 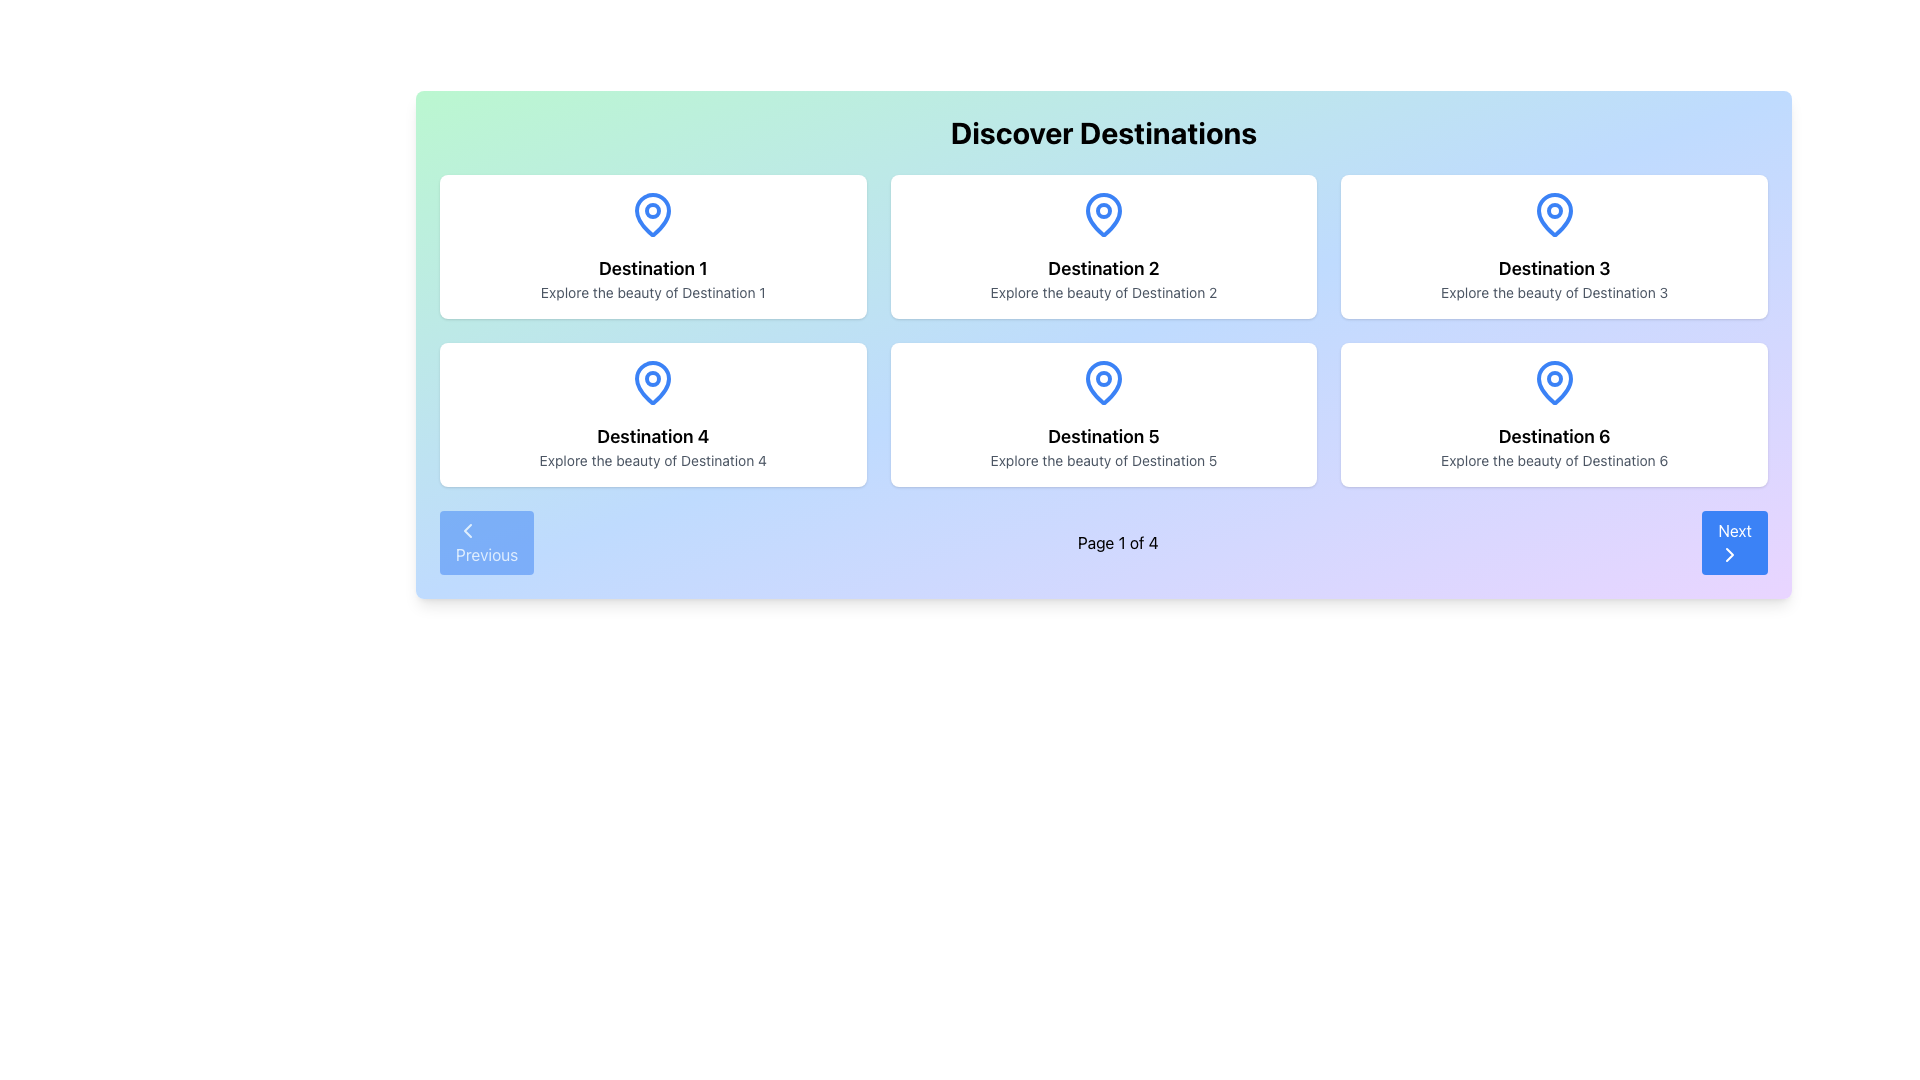 What do you see at coordinates (653, 215) in the screenshot?
I see `the geographical icon indicating 'Destination 1' located in the first card of the grid layout` at bounding box center [653, 215].